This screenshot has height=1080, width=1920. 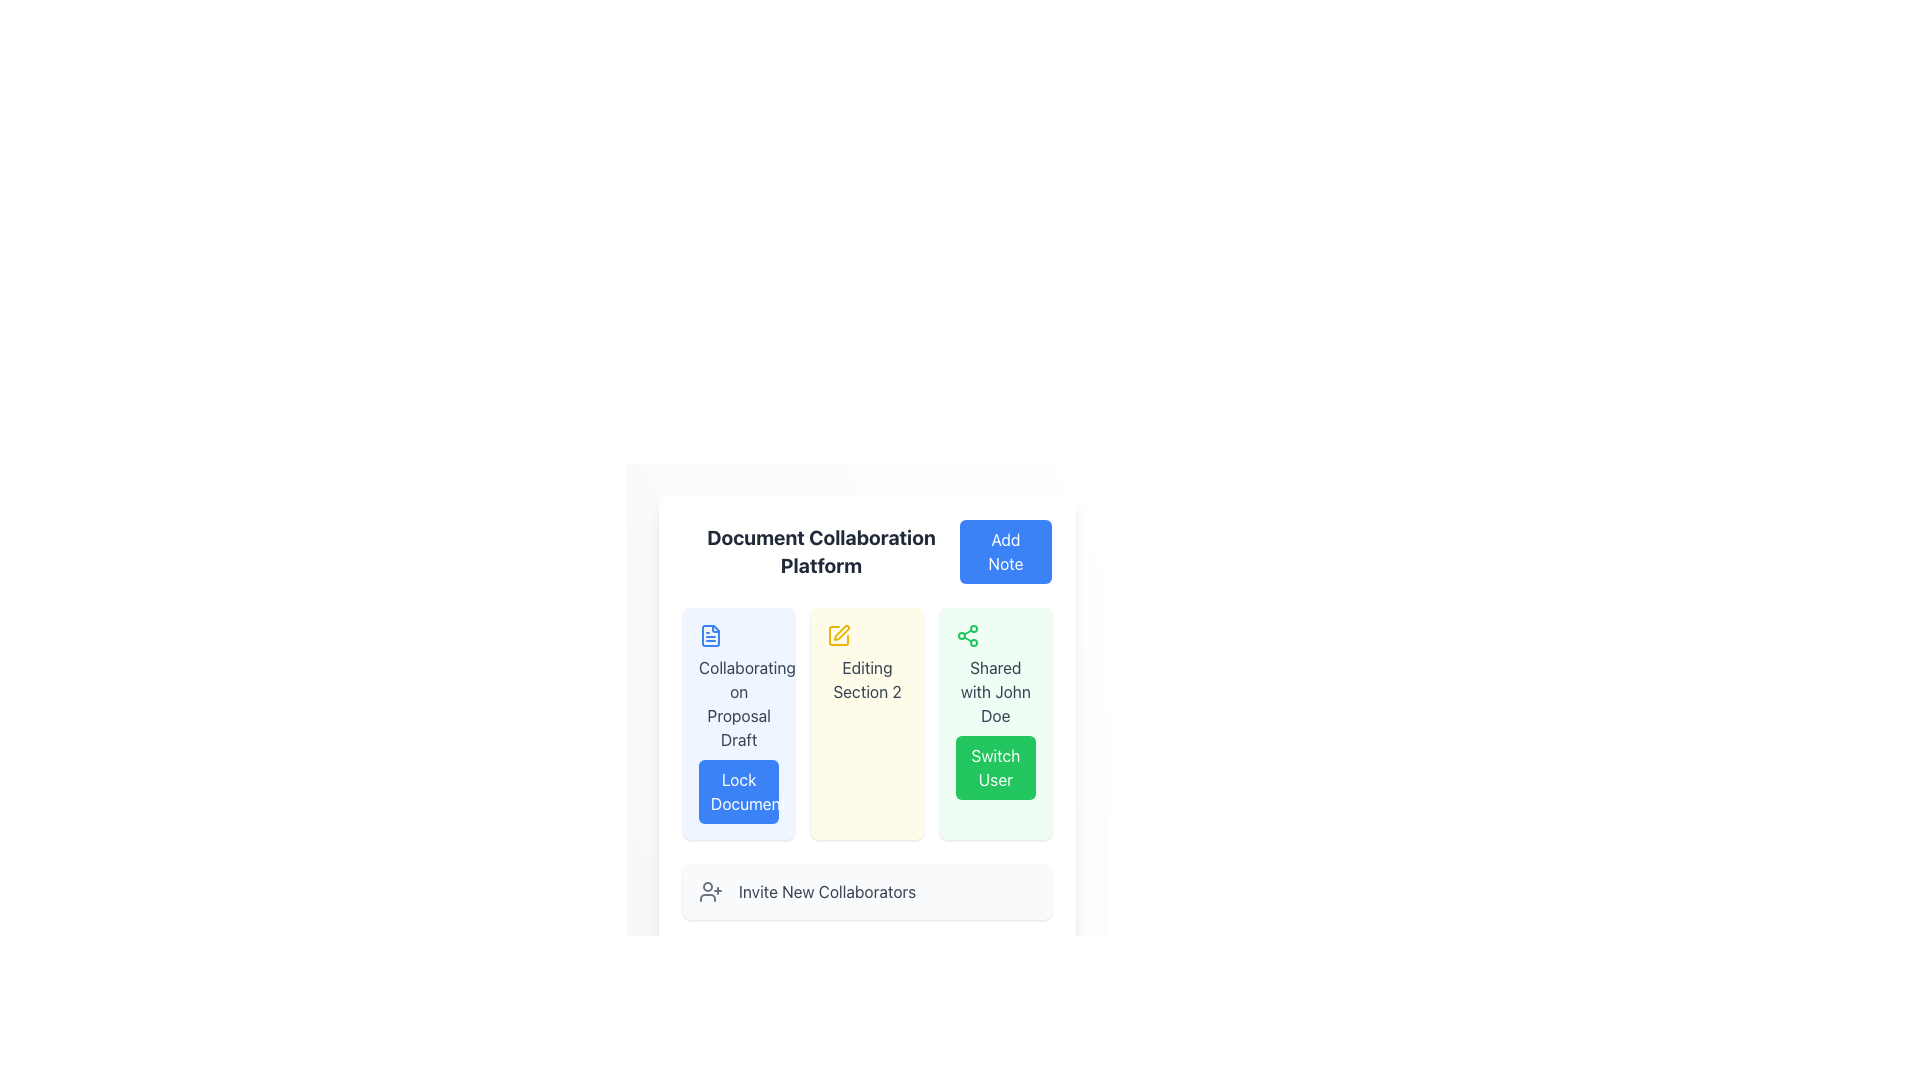 What do you see at coordinates (738, 703) in the screenshot?
I see `the text field displaying 'Collaborating on Proposal Draft', which is styled with gray color and located within a blue card, positioned above the 'Lock Document' button` at bounding box center [738, 703].